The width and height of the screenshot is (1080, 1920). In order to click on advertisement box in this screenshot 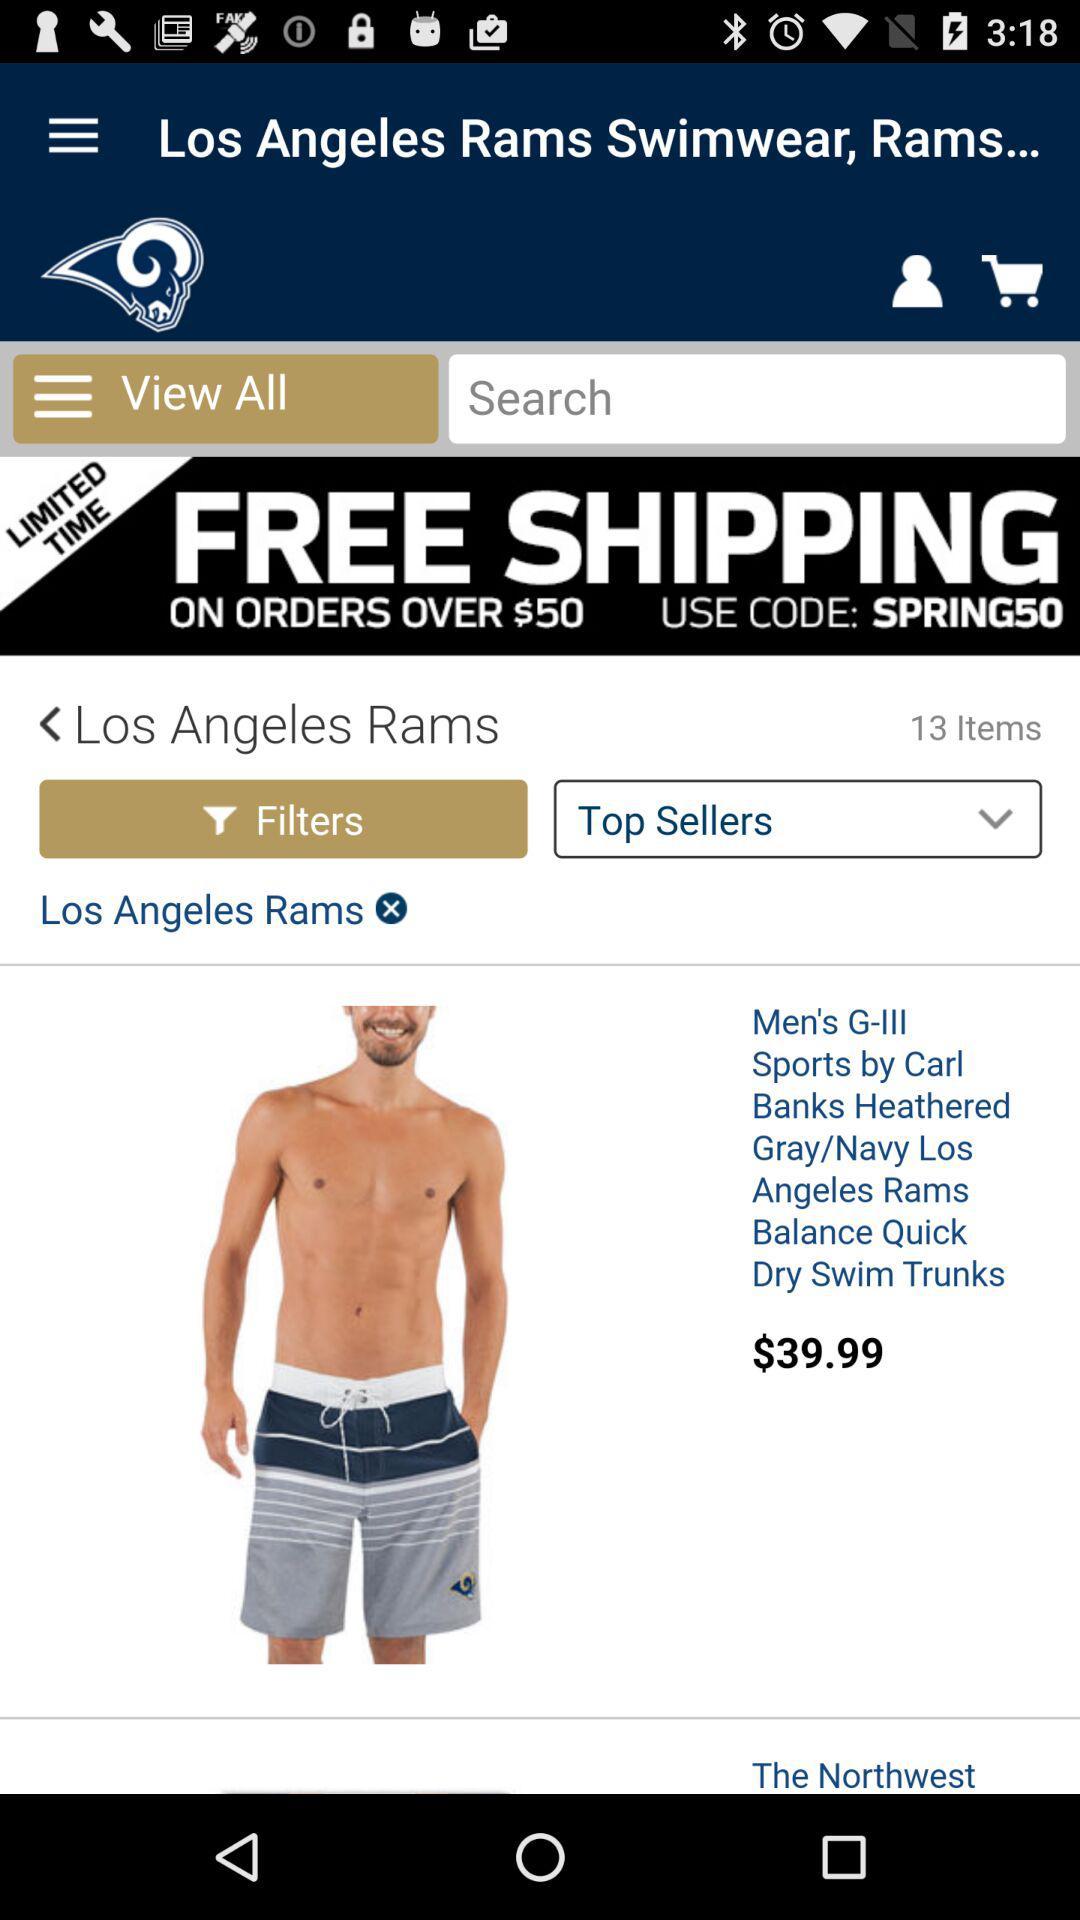, I will do `click(540, 1002)`.